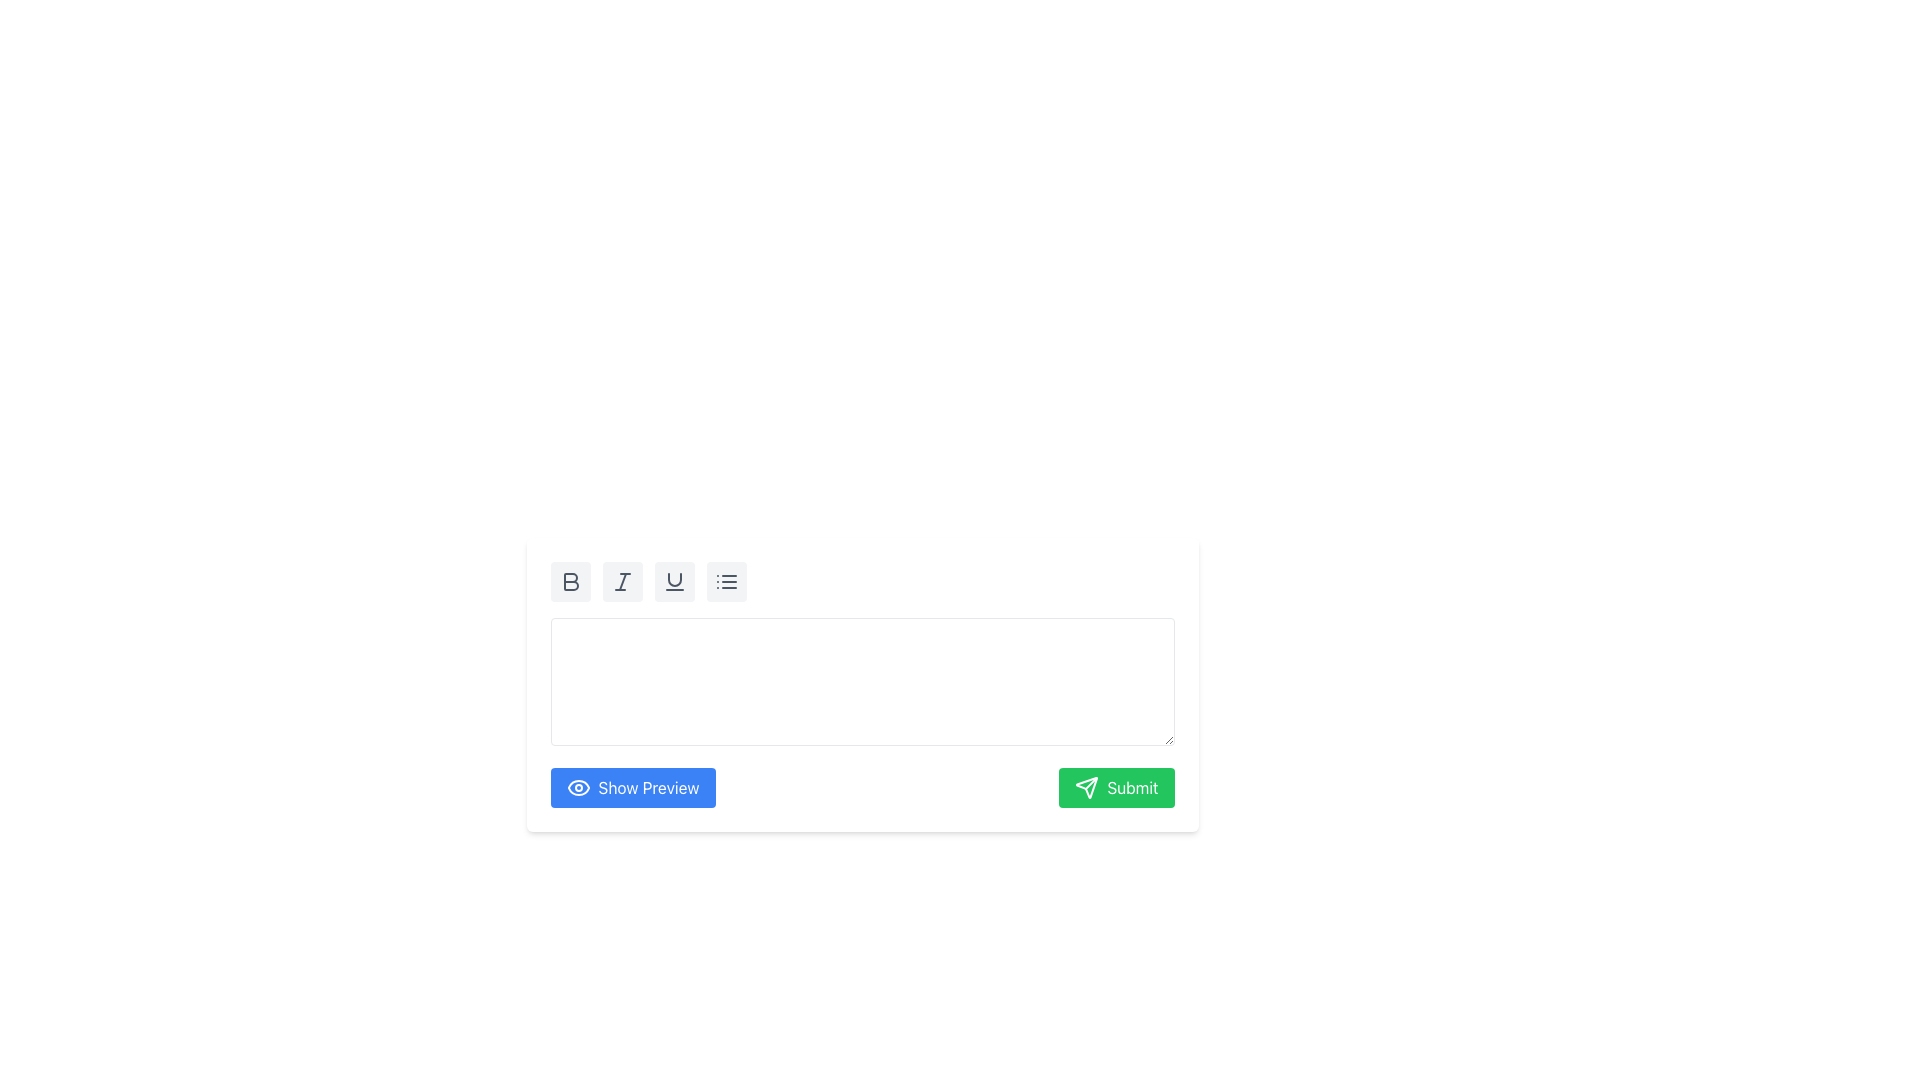  I want to click on the SVG Icon Button that represents the italicize function in text formatting, located in the toolbar between the bold 'B' icon and the underline 'U' icon, so click(621, 582).